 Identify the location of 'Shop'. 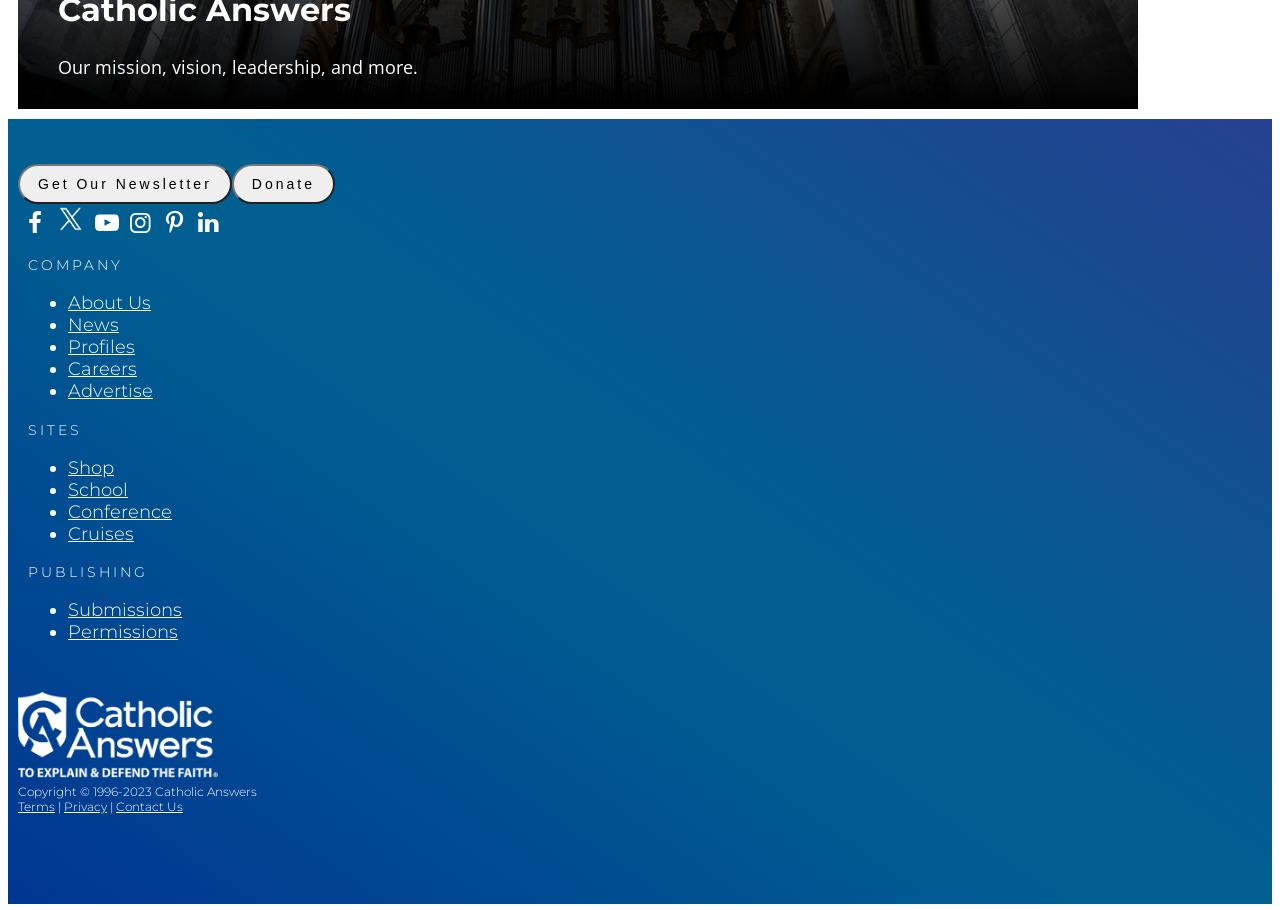
(90, 466).